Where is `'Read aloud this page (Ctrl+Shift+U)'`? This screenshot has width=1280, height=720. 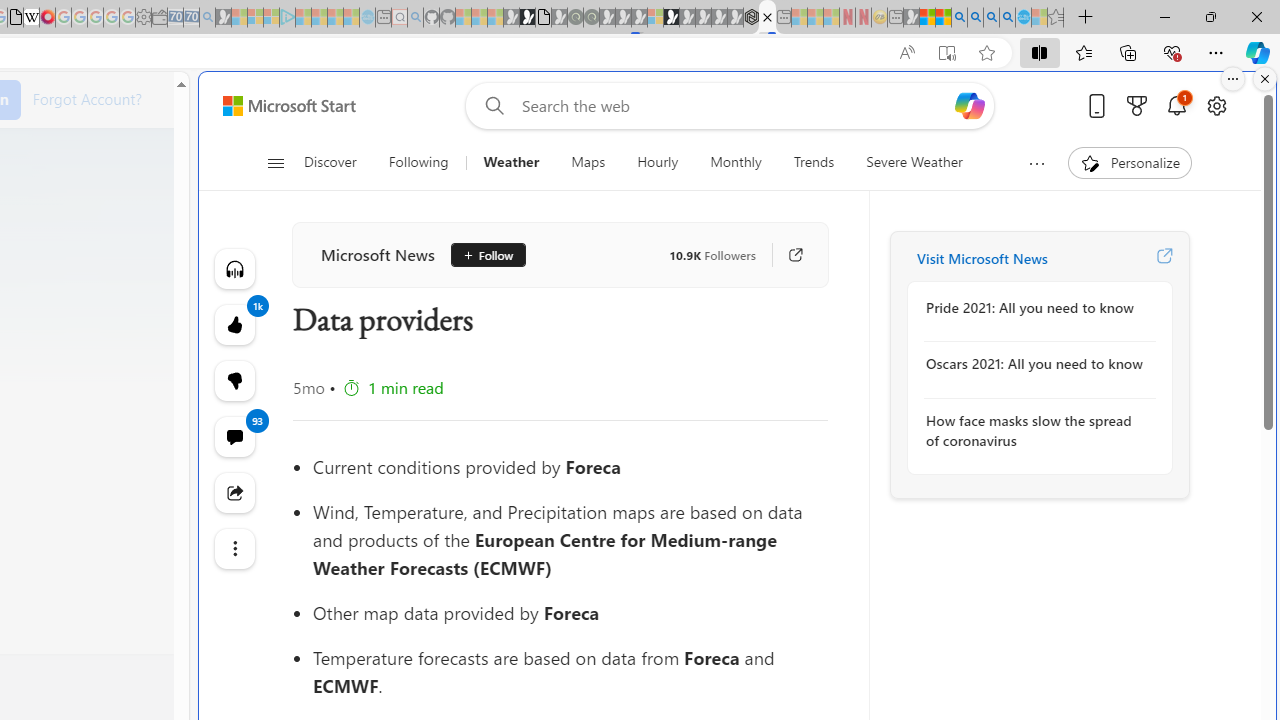 'Read aloud this page (Ctrl+Shift+U)' is located at coordinates (905, 52).